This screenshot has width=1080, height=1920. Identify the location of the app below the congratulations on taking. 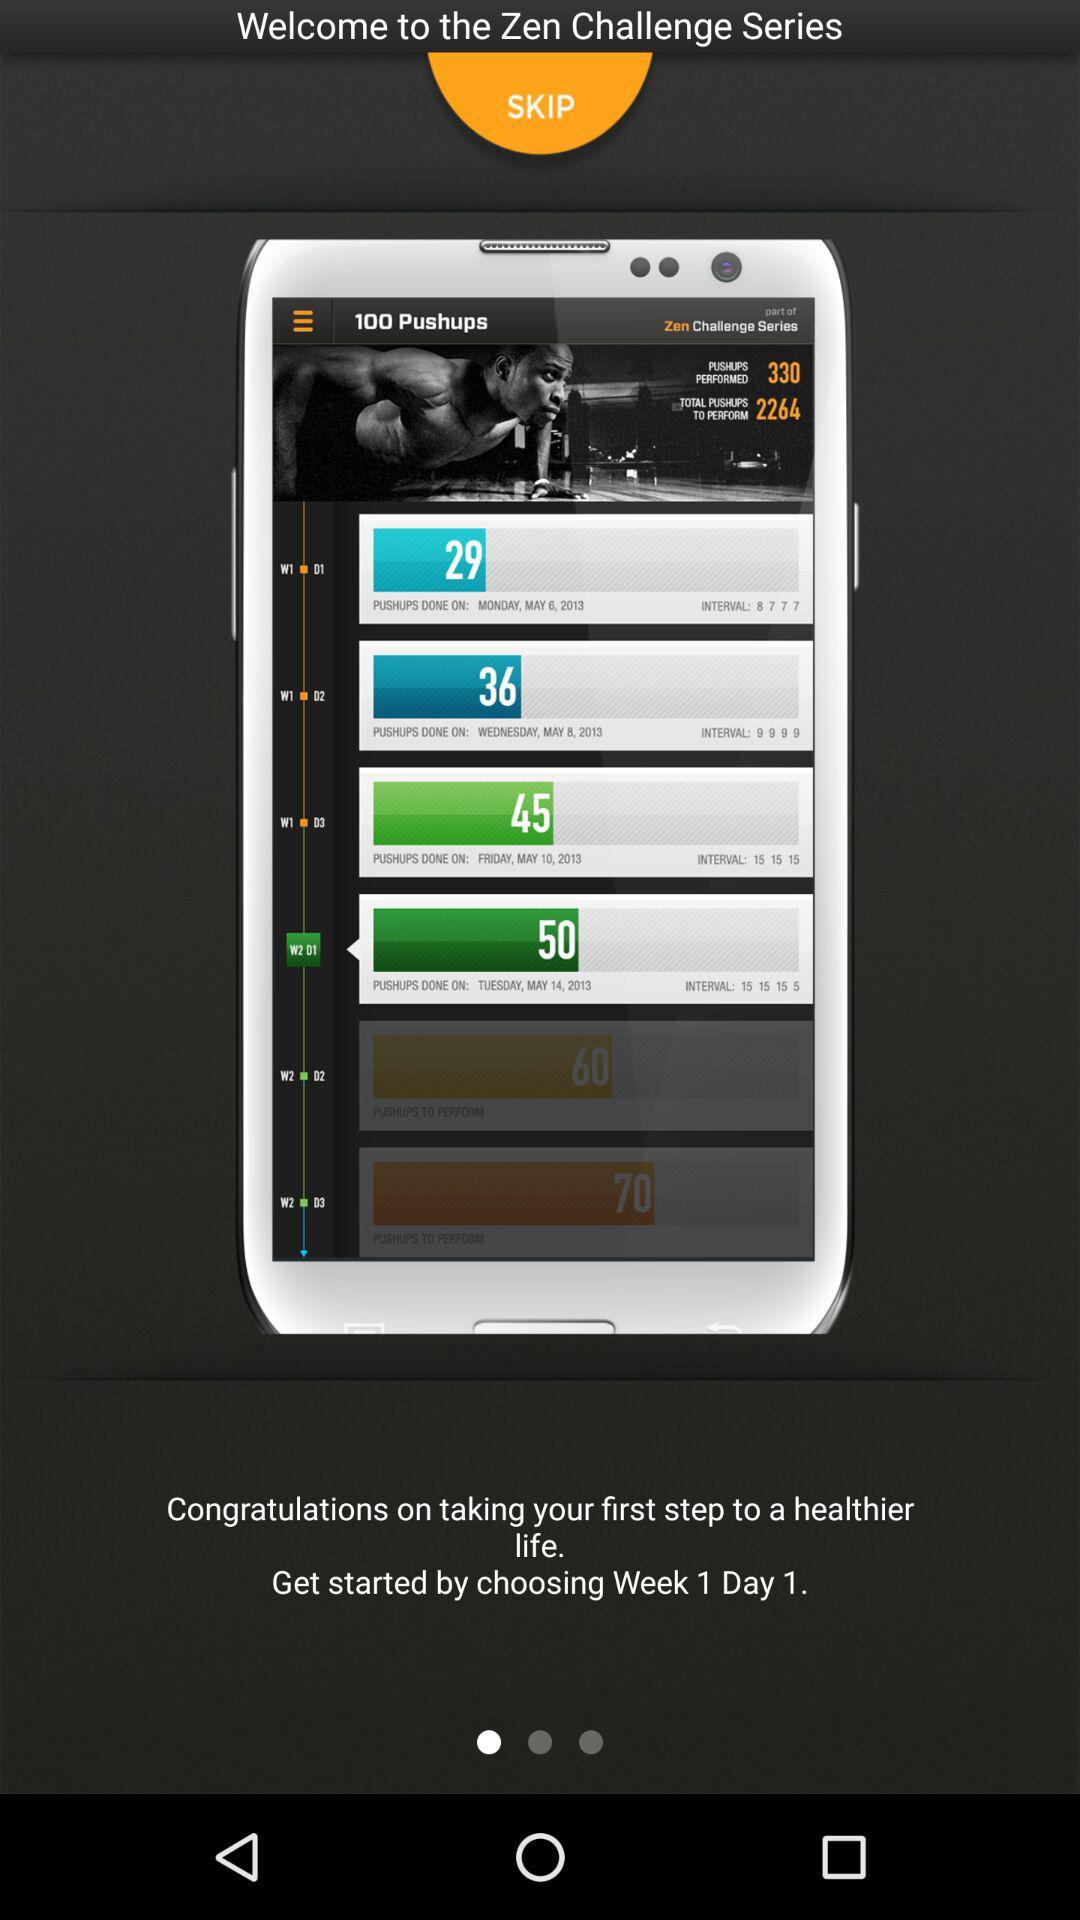
(589, 1741).